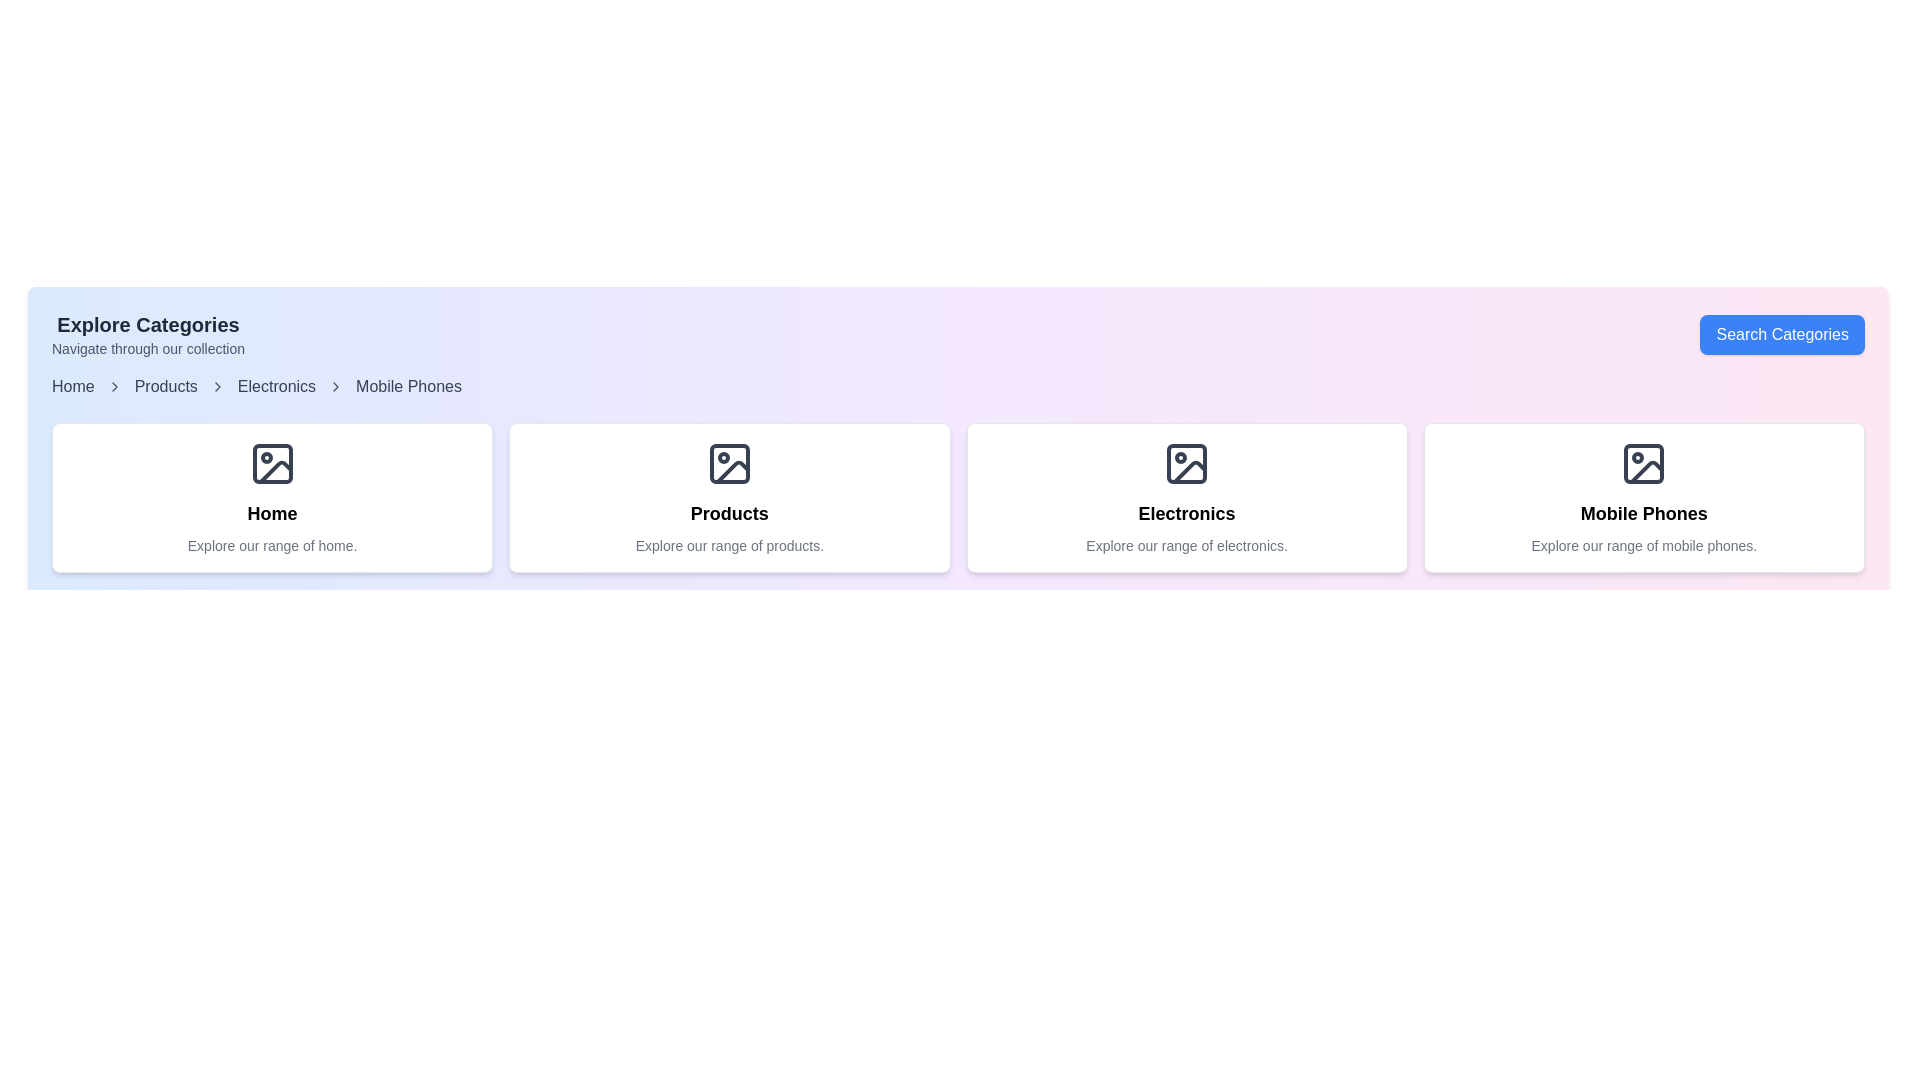  What do you see at coordinates (147, 347) in the screenshot?
I see `the supplementary information text located directly below the 'Explore Categories' heading in the upper-left section of the interface` at bounding box center [147, 347].